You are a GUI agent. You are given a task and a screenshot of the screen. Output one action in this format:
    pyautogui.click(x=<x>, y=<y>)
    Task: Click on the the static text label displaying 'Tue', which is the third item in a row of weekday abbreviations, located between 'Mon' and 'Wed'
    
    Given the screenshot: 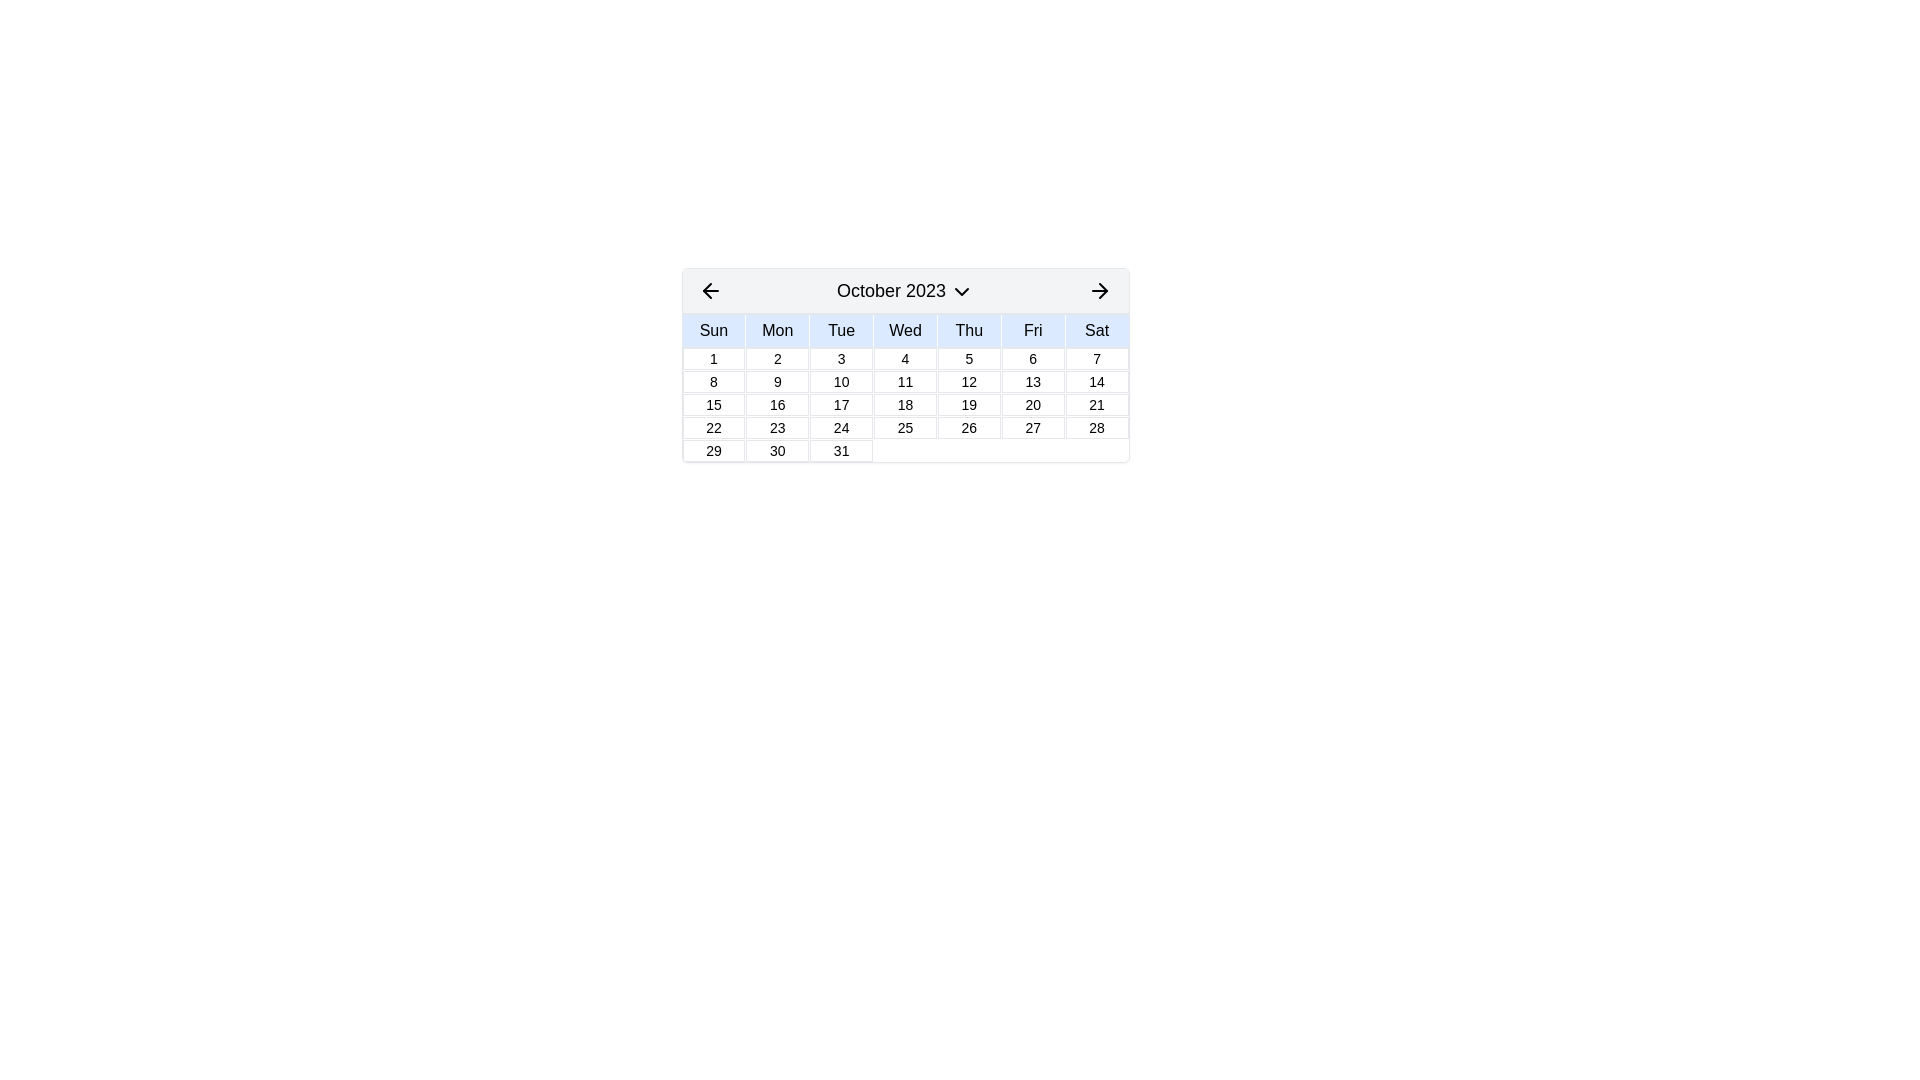 What is the action you would take?
    pyautogui.click(x=841, y=330)
    